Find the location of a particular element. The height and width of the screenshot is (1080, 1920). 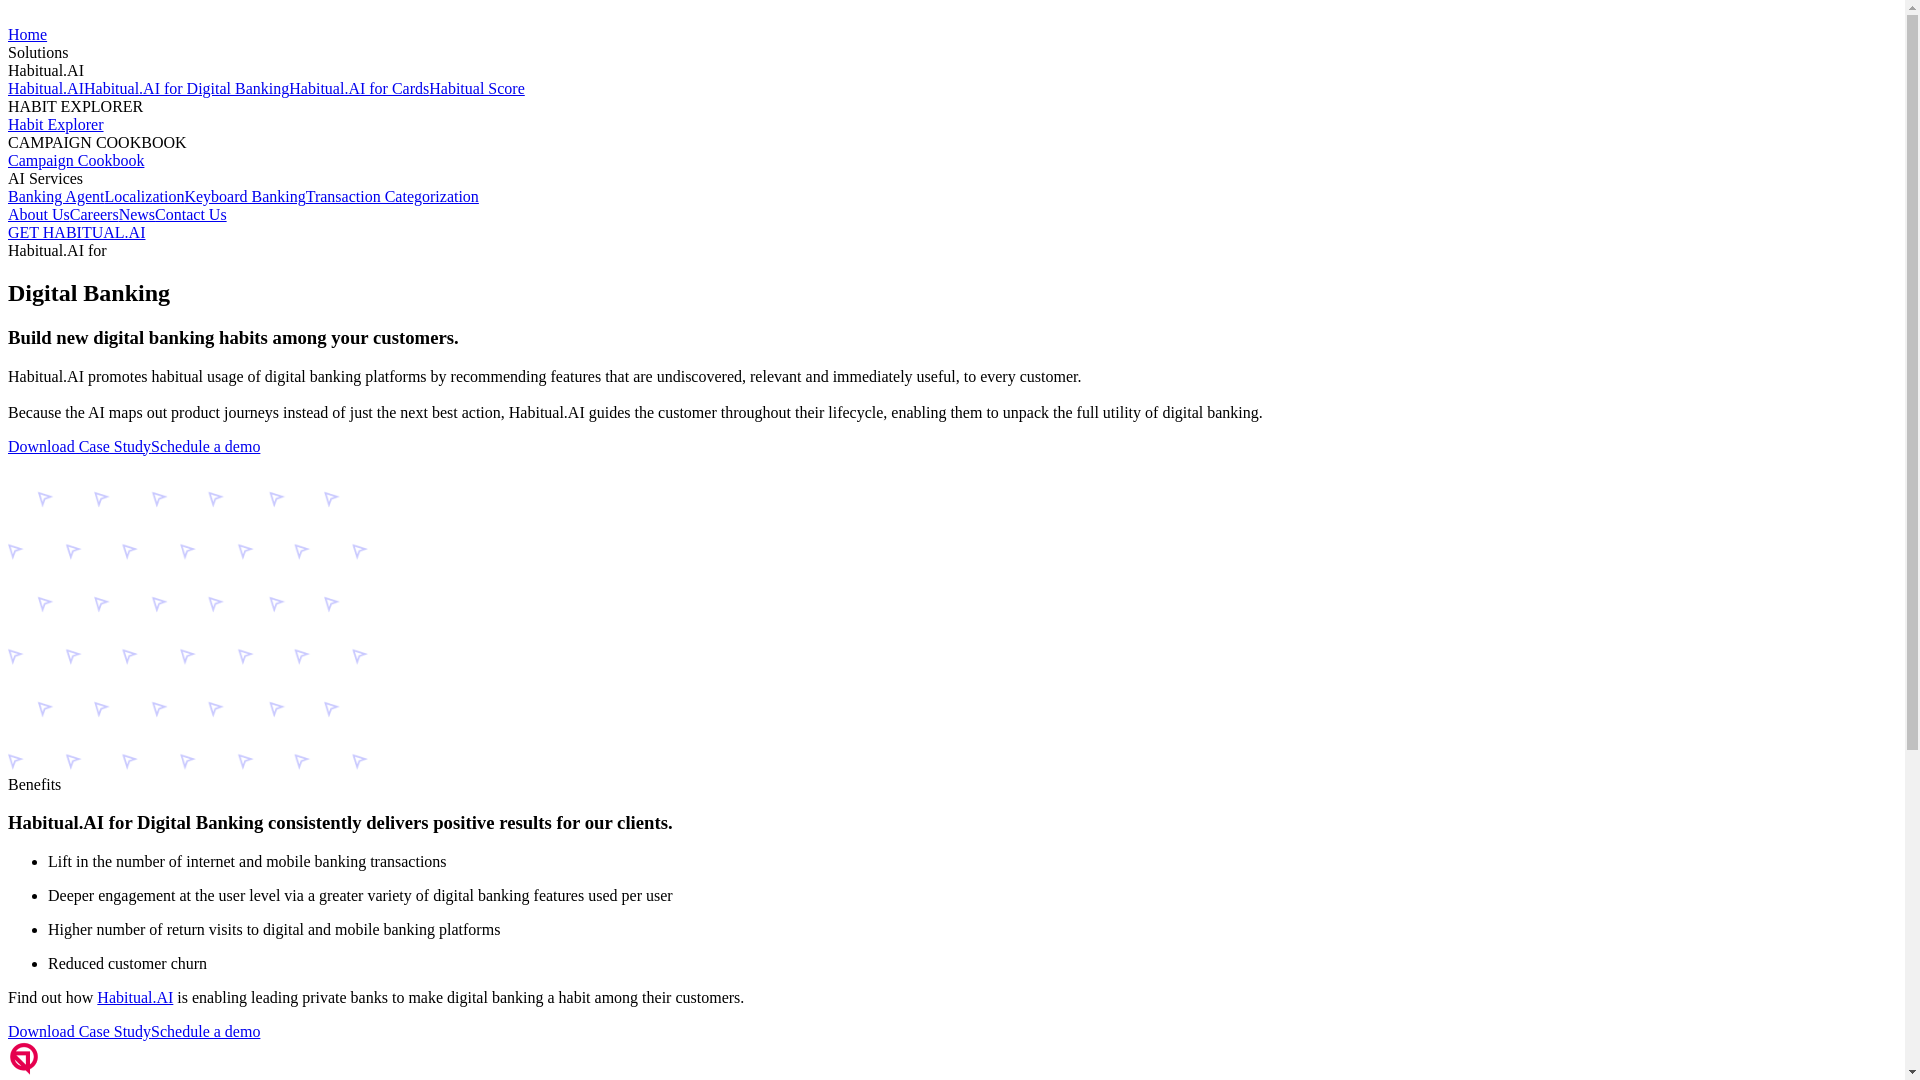

'Localization' is located at coordinates (143, 196).